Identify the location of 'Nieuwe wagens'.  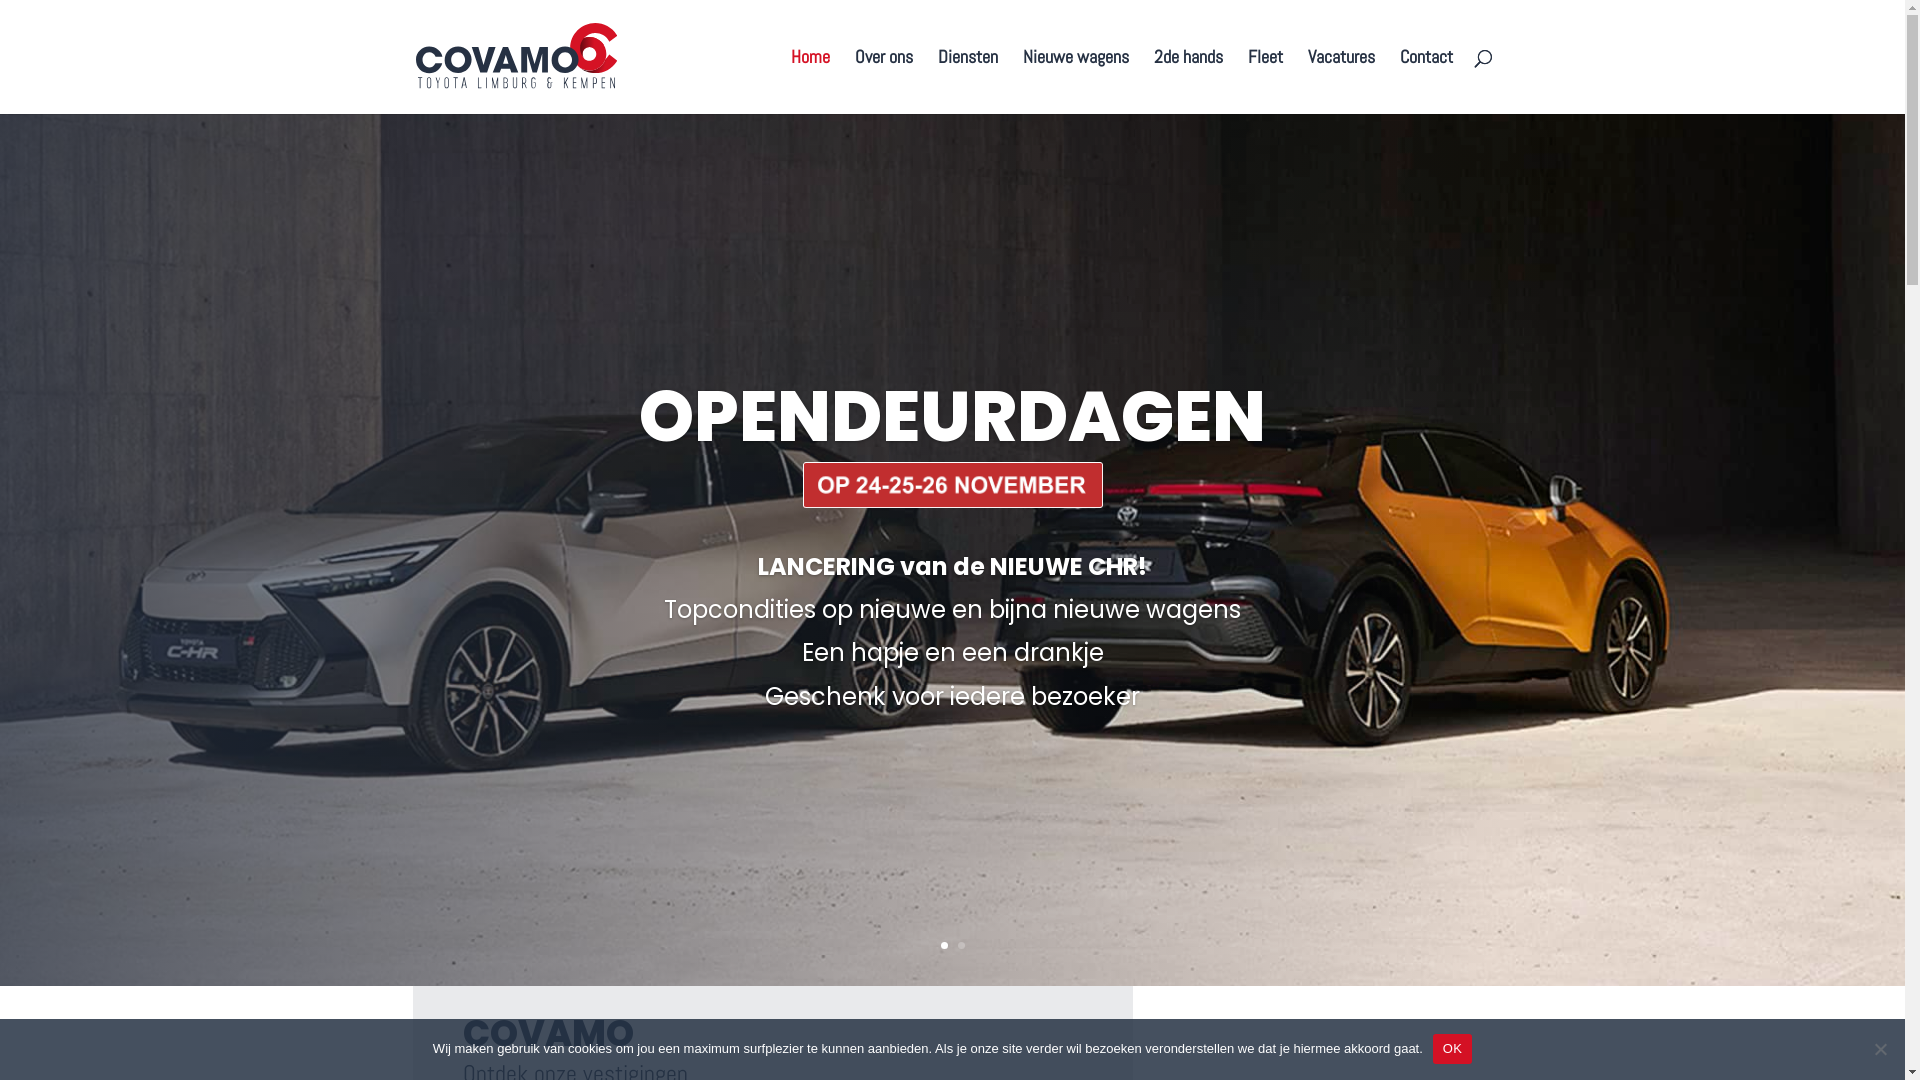
(1074, 80).